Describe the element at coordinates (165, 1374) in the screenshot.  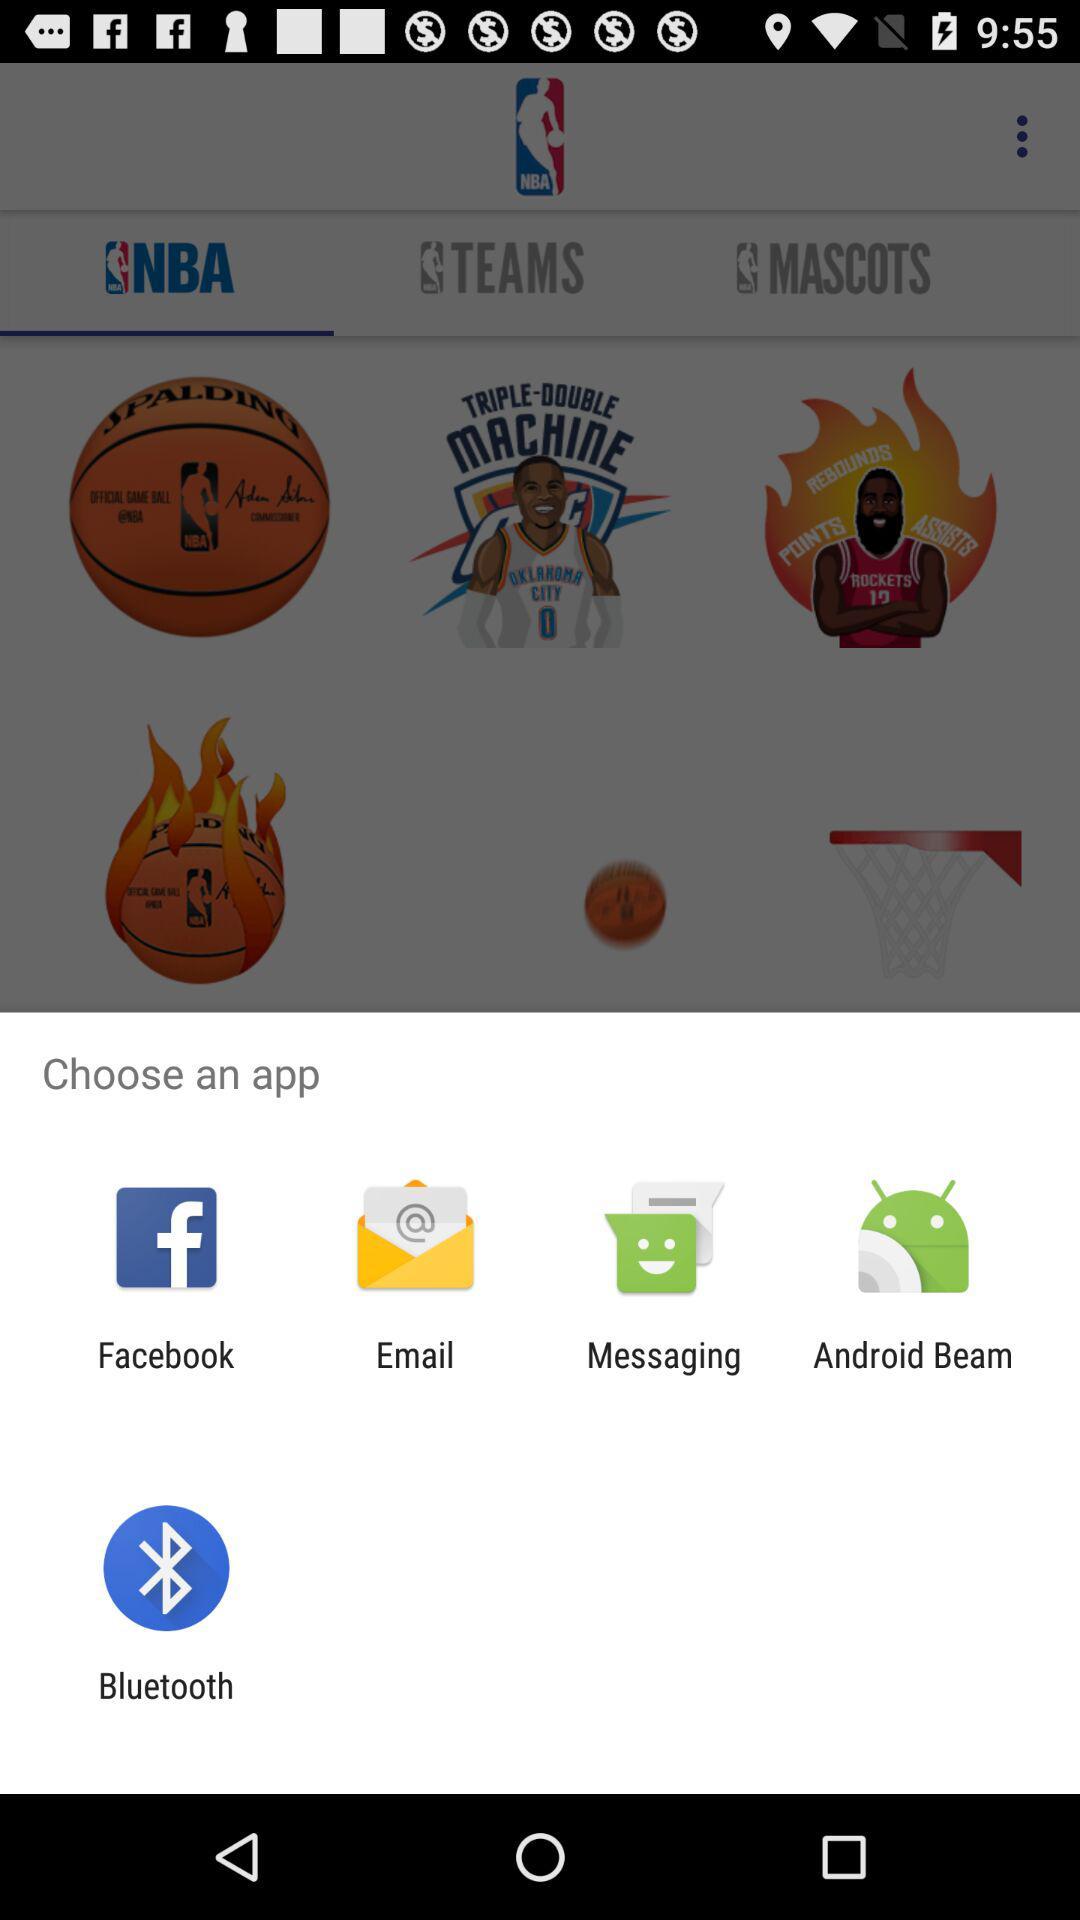
I see `facebook icon` at that location.